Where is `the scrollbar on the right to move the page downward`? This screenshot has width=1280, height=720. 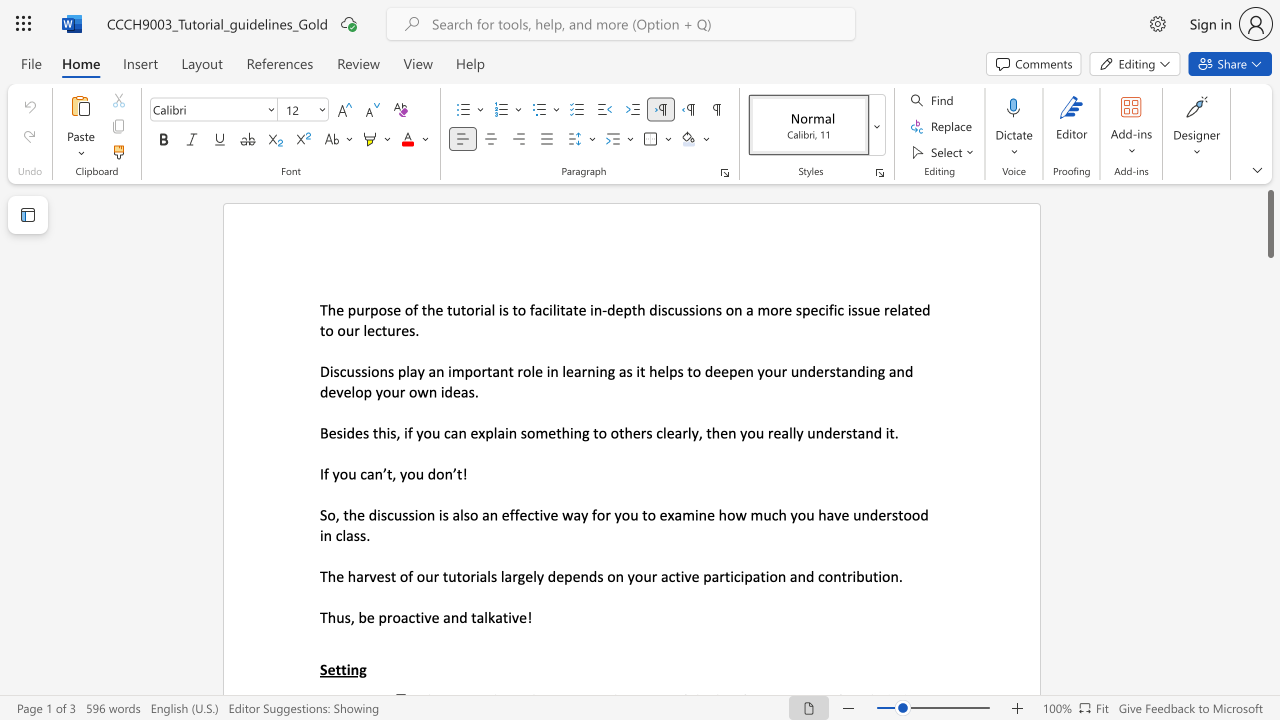
the scrollbar on the right to move the page downward is located at coordinates (1269, 450).